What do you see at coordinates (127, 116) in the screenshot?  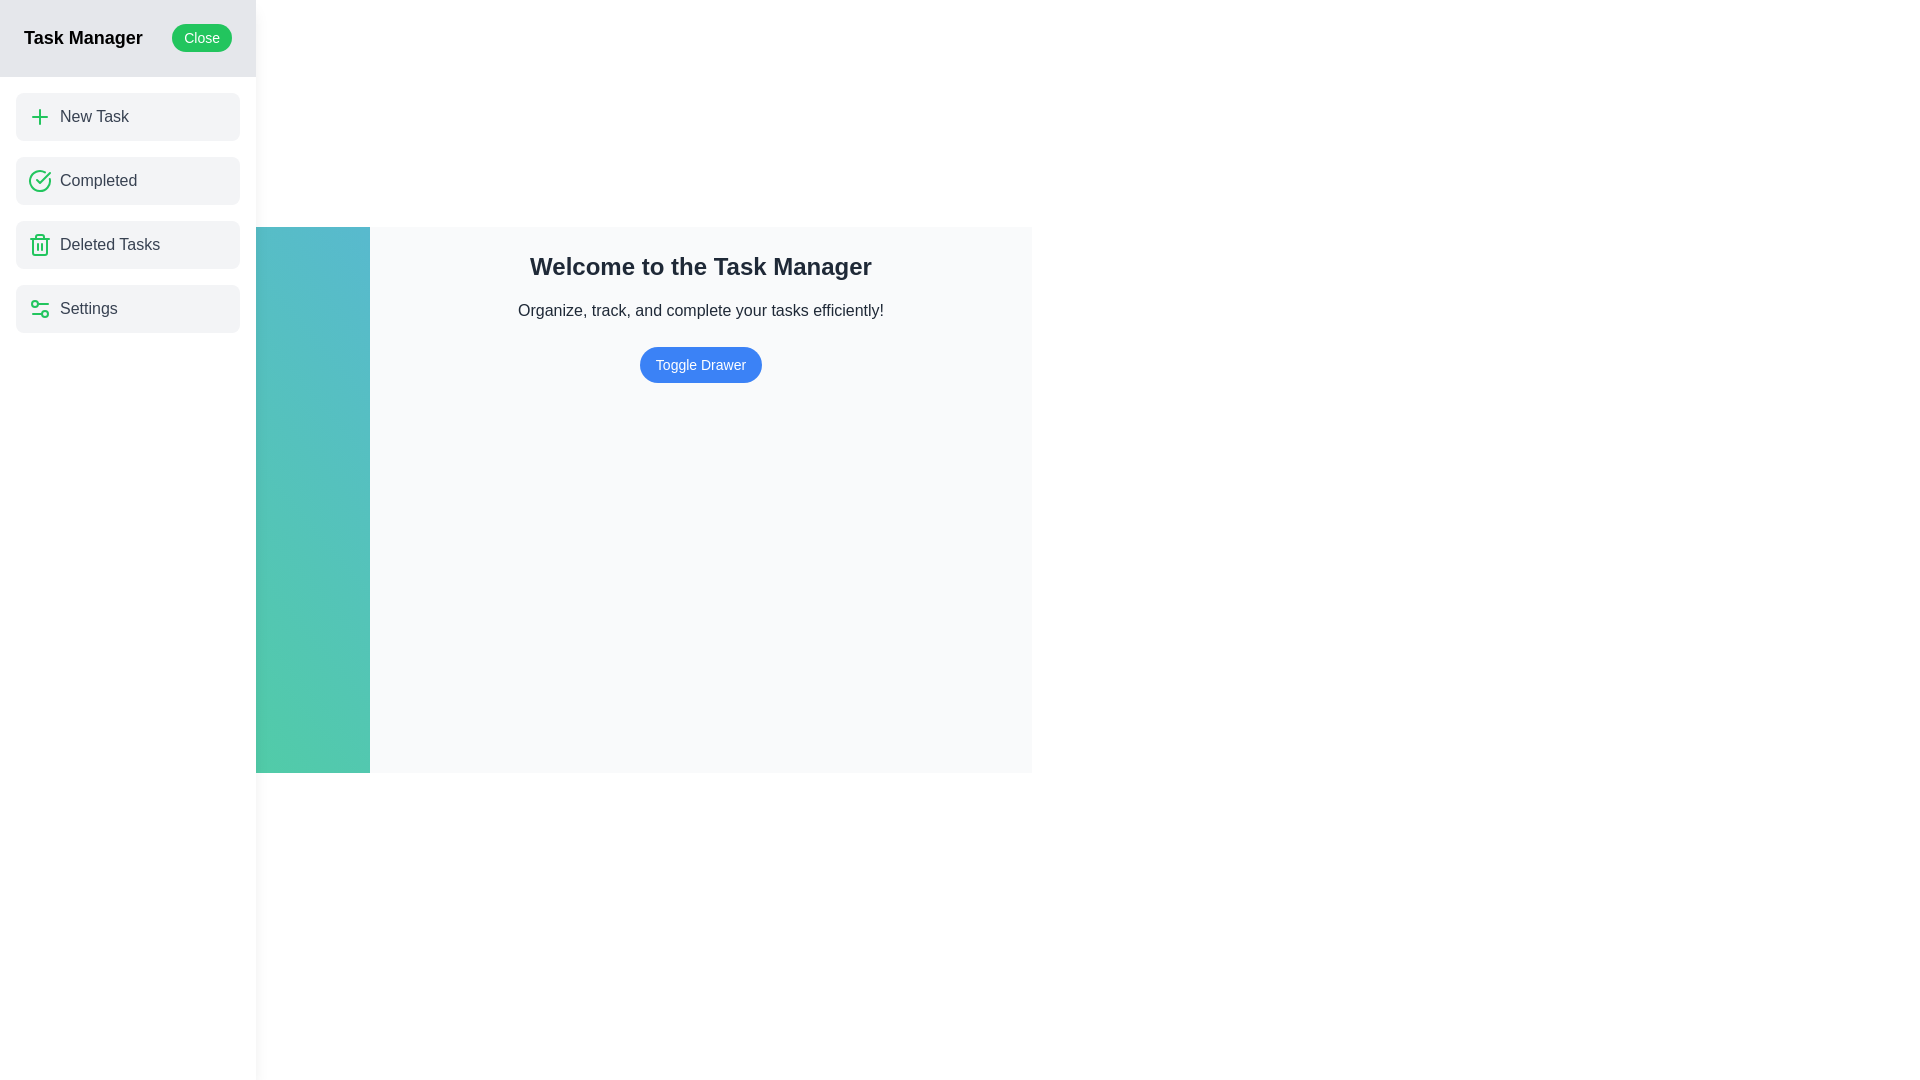 I see `the item New Task from the drawer menu` at bounding box center [127, 116].